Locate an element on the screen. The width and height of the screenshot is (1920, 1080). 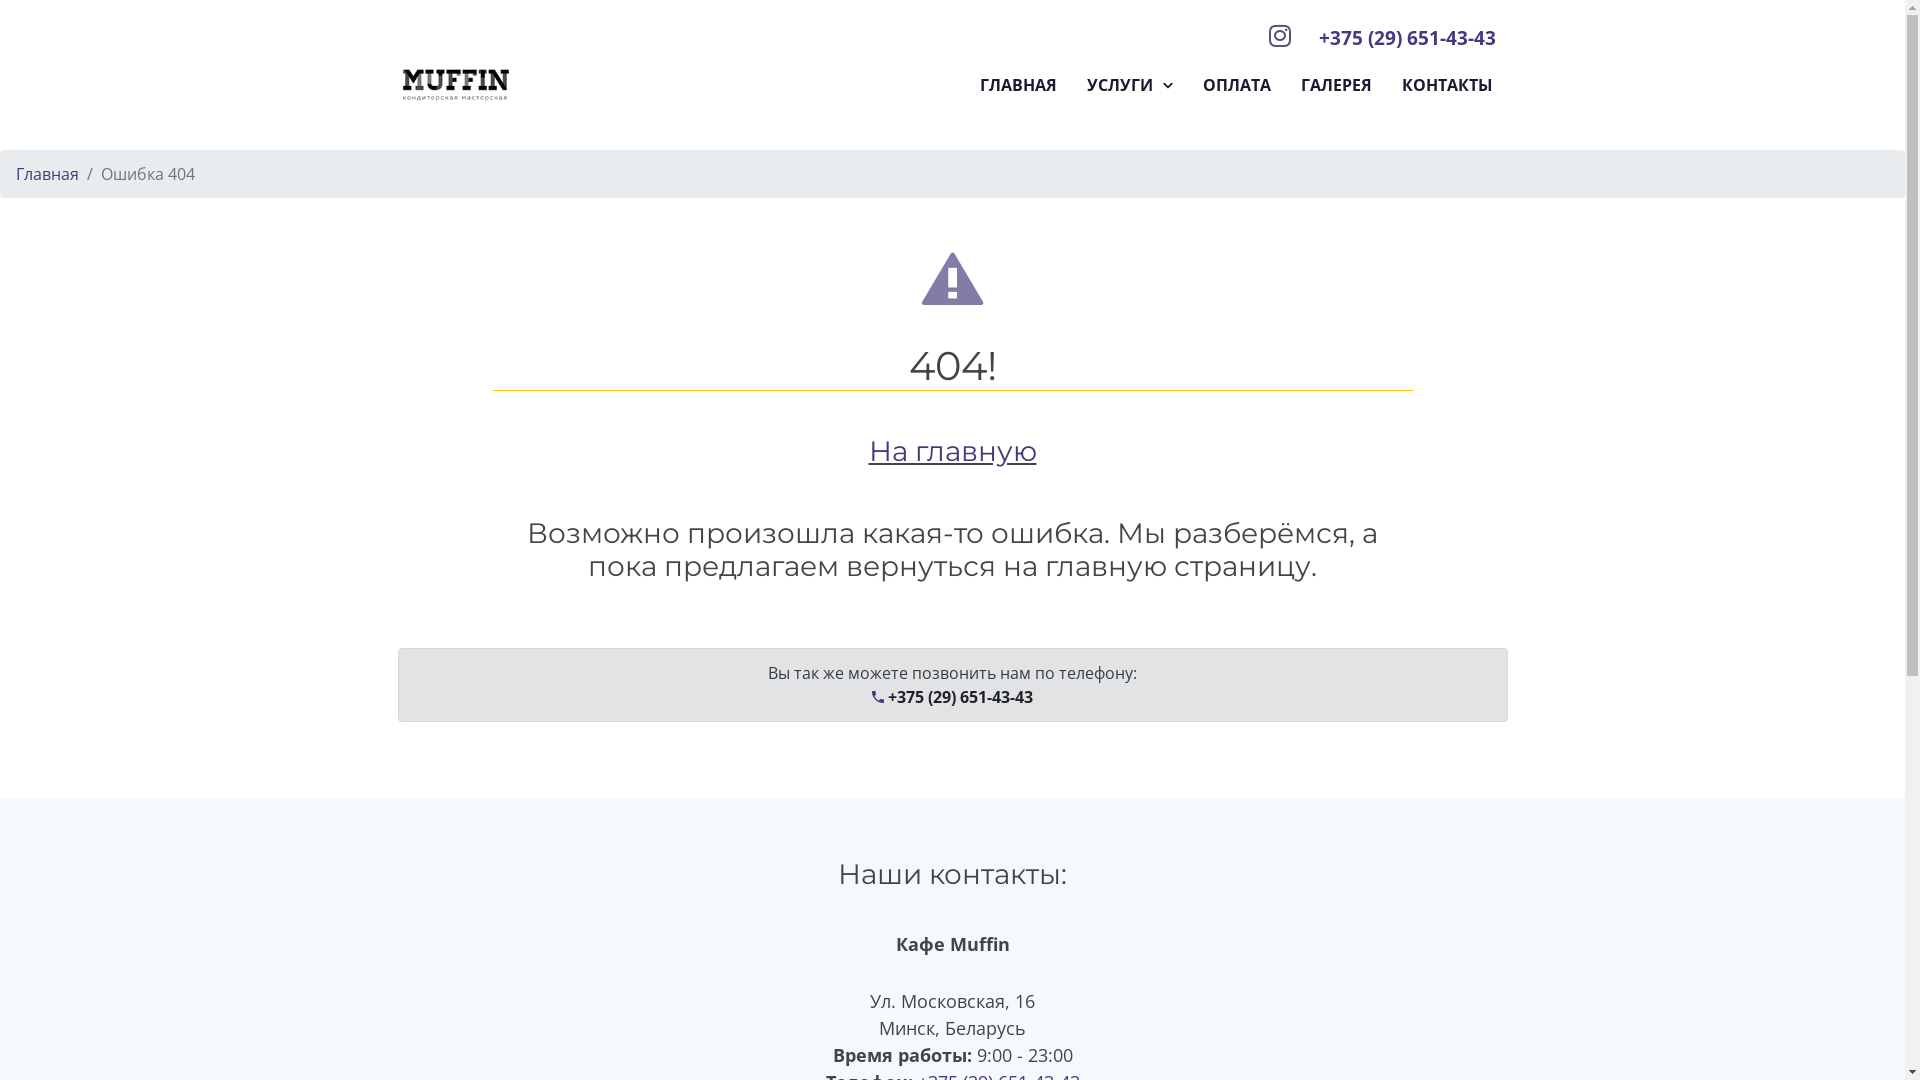
'+375 (29) 651-43-43' is located at coordinates (951, 696).